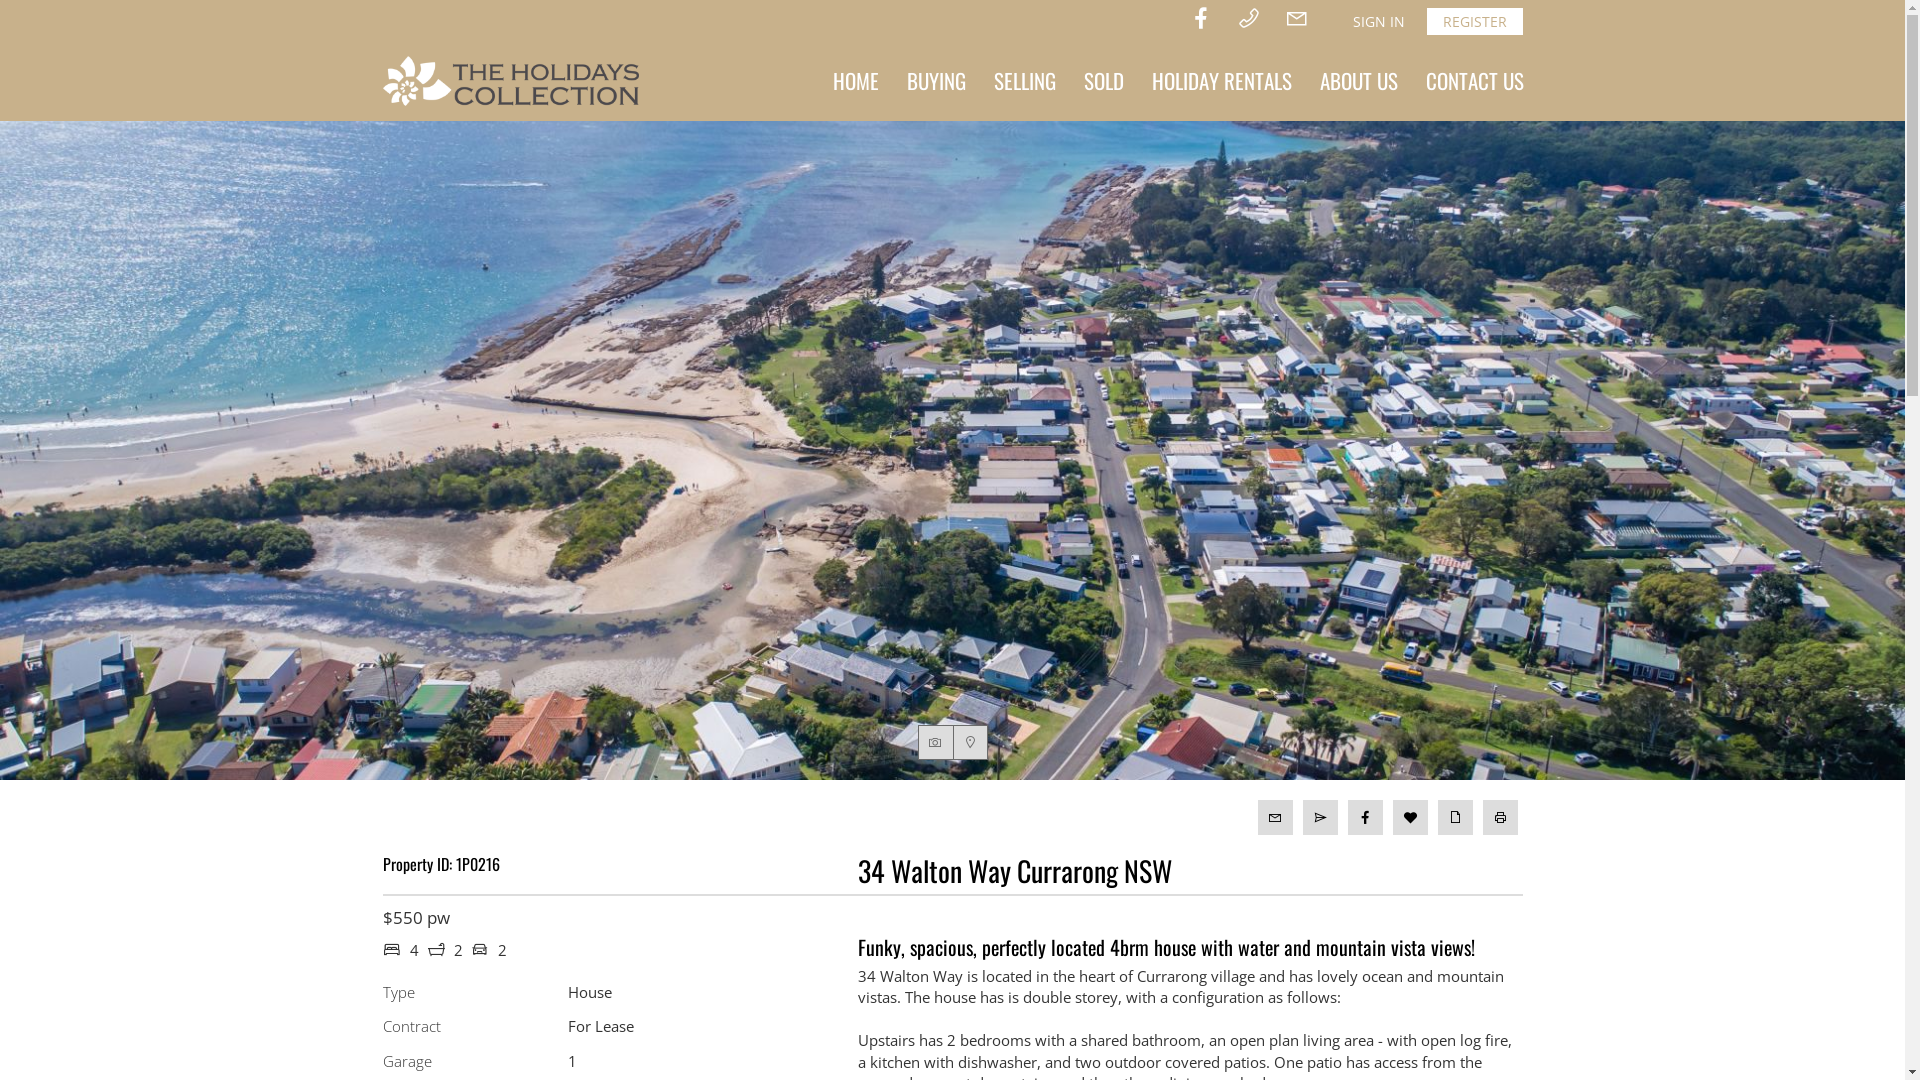  Describe the element at coordinates (1274, 817) in the screenshot. I see `'Email to Agent'` at that location.